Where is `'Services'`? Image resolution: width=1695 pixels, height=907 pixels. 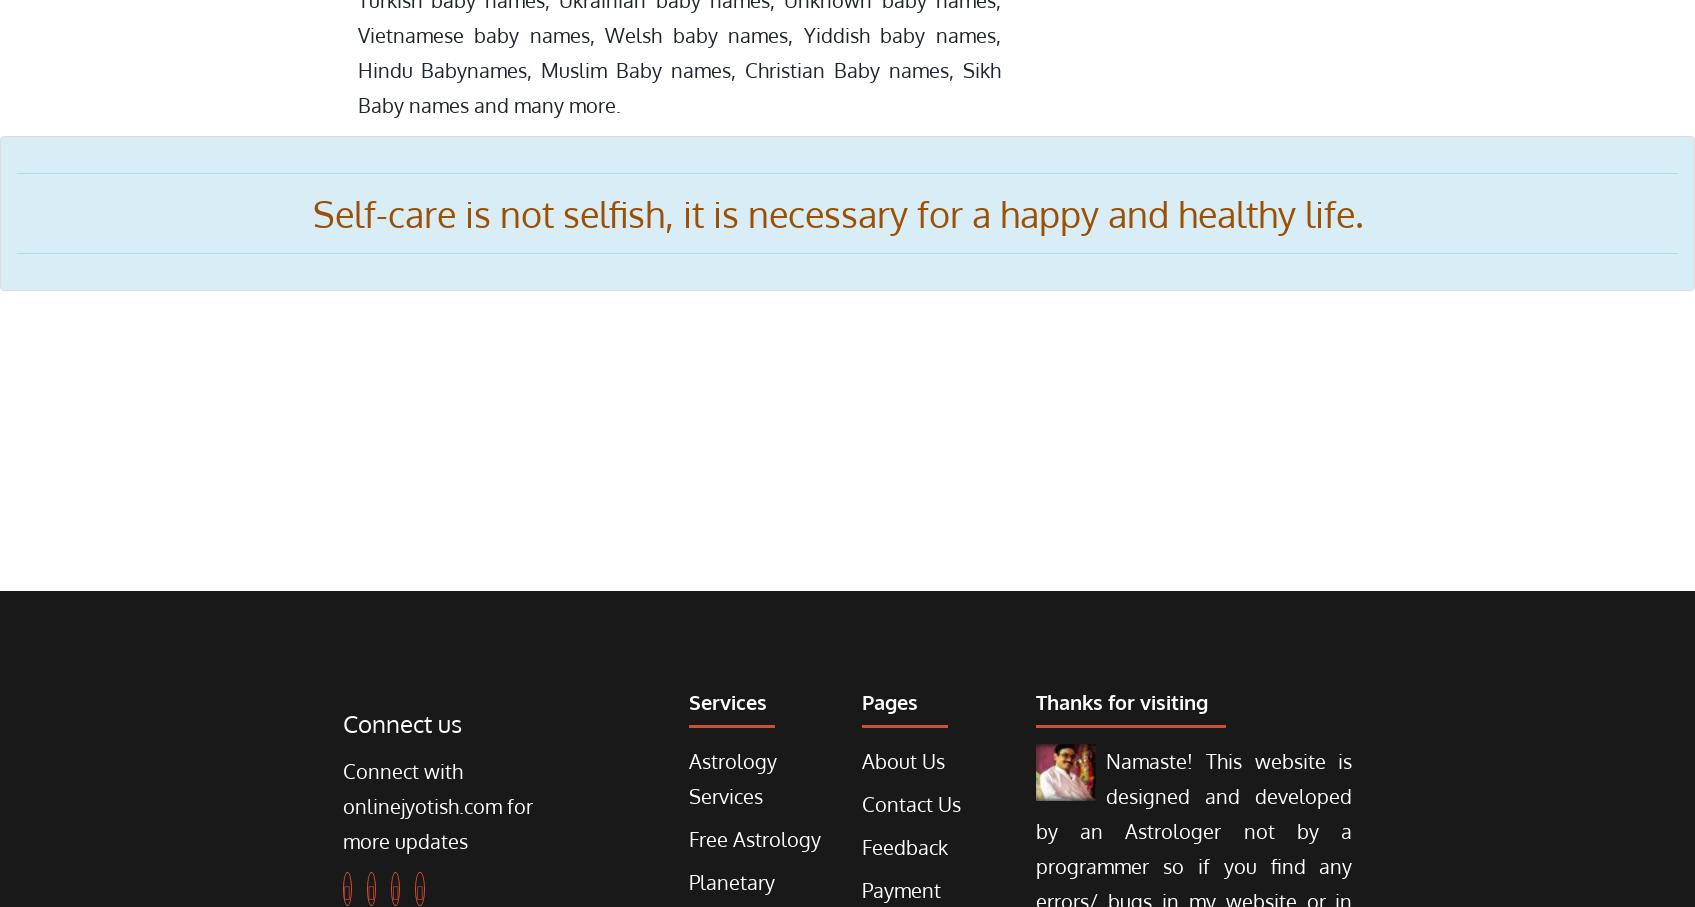 'Services' is located at coordinates (689, 702).